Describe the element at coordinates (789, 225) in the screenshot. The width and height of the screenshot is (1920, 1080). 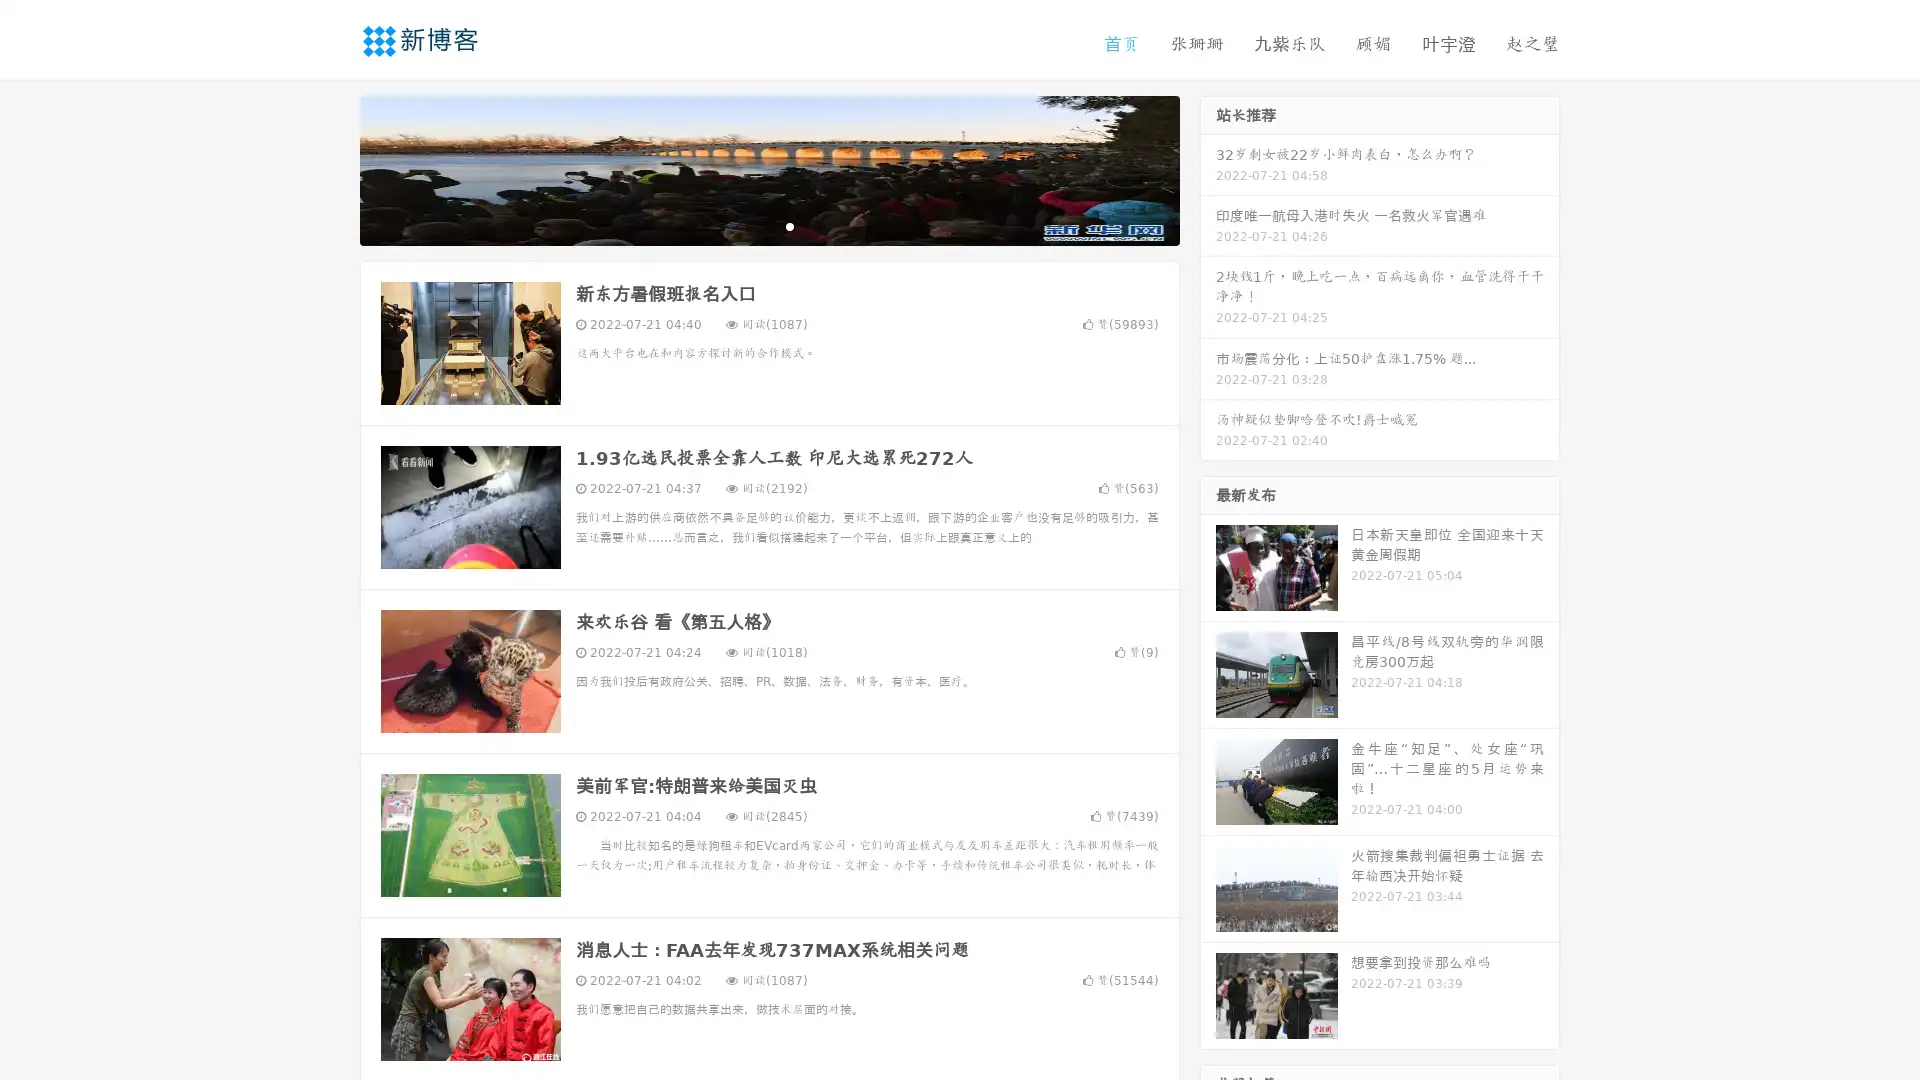
I see `Go to slide 3` at that location.